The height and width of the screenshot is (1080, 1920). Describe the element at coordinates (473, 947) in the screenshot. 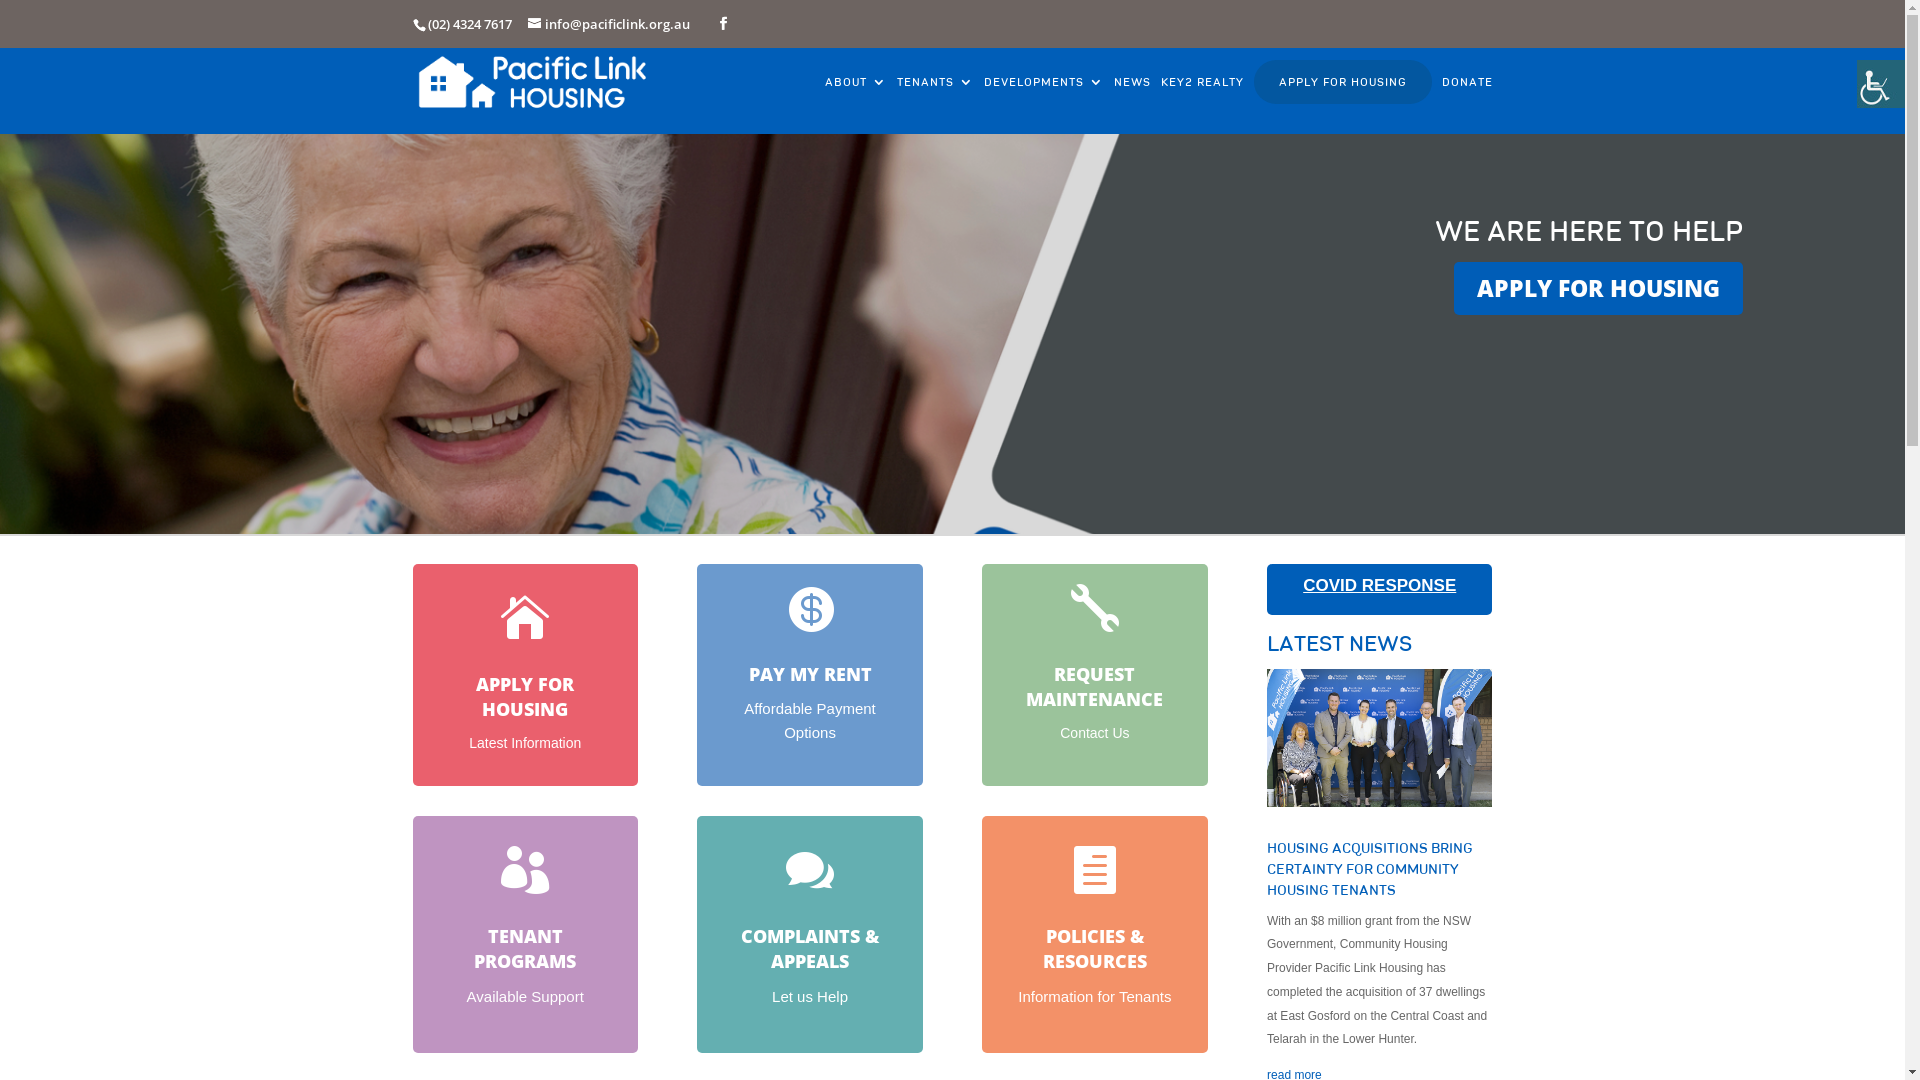

I see `'TENANT PROGRAMS'` at that location.